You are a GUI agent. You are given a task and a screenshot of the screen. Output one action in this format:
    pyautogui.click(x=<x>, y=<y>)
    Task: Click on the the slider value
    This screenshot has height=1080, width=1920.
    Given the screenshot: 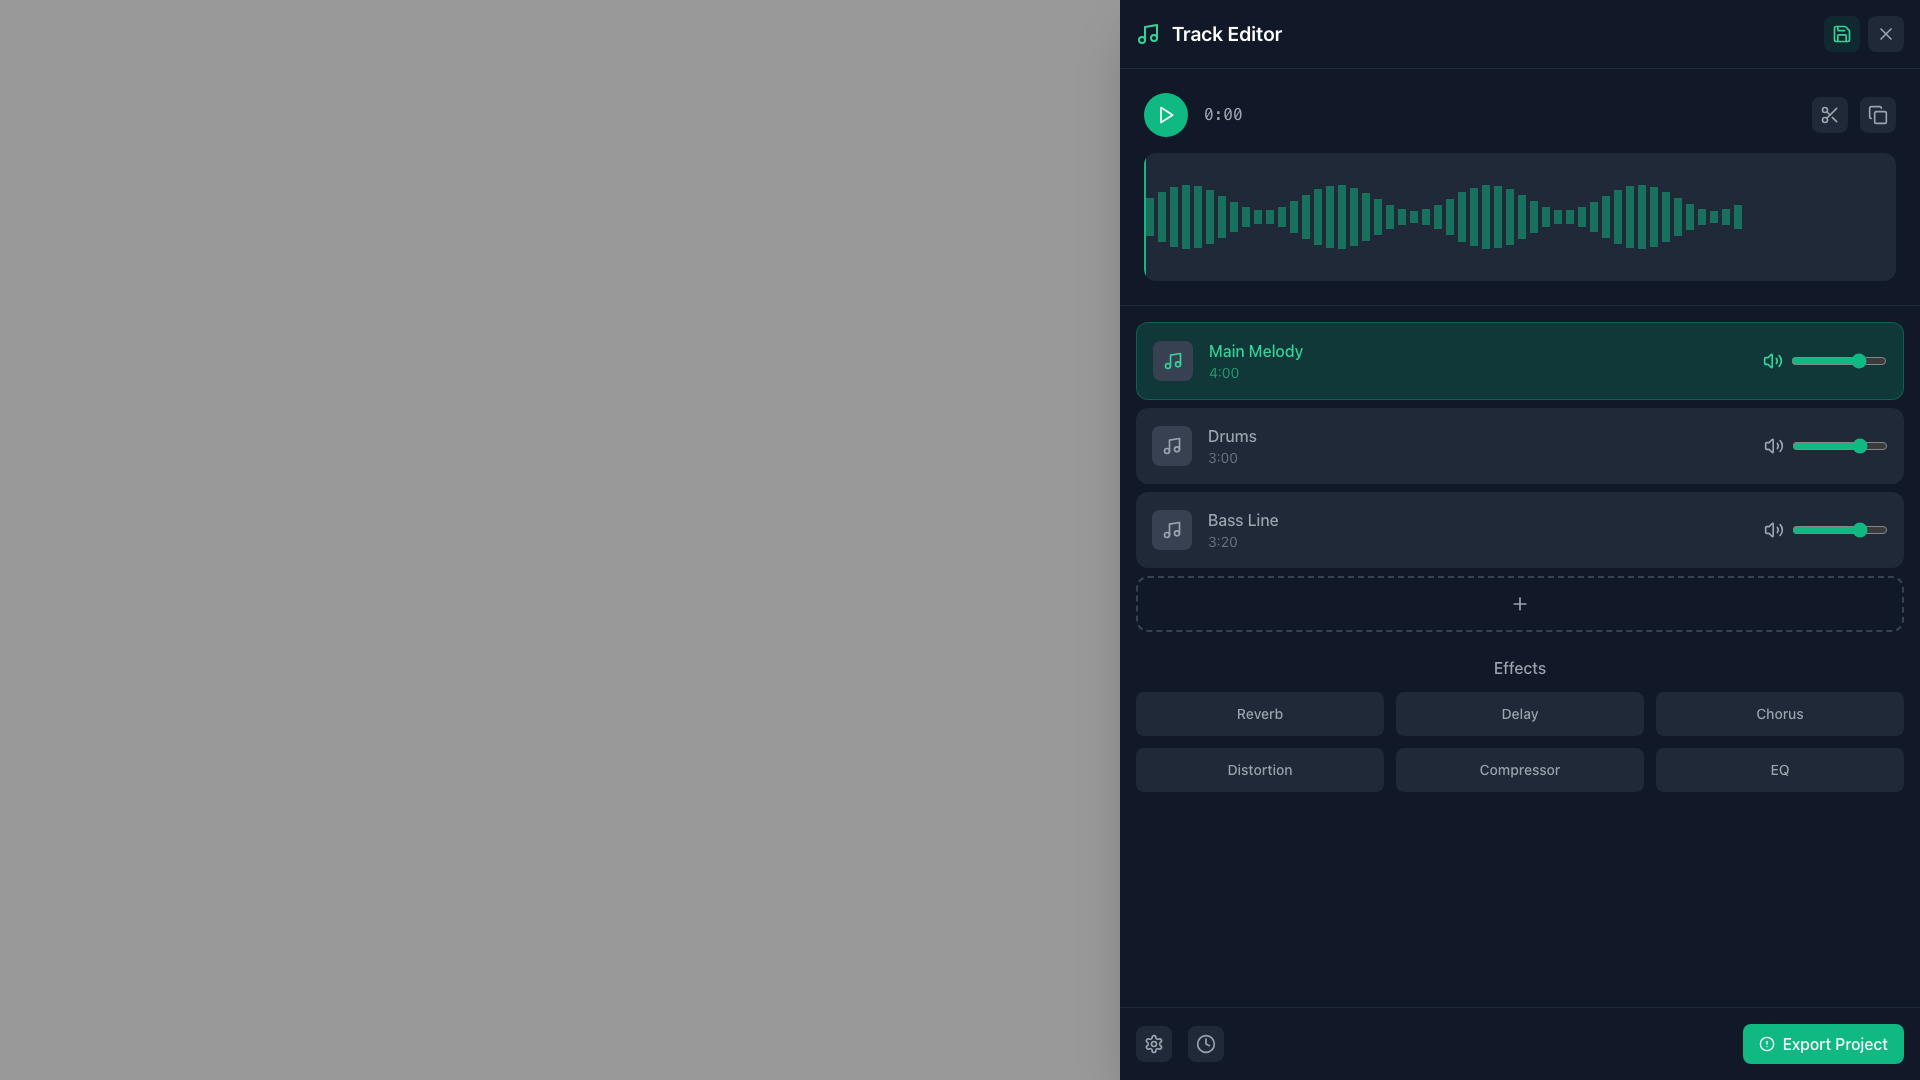 What is the action you would take?
    pyautogui.click(x=1834, y=528)
    